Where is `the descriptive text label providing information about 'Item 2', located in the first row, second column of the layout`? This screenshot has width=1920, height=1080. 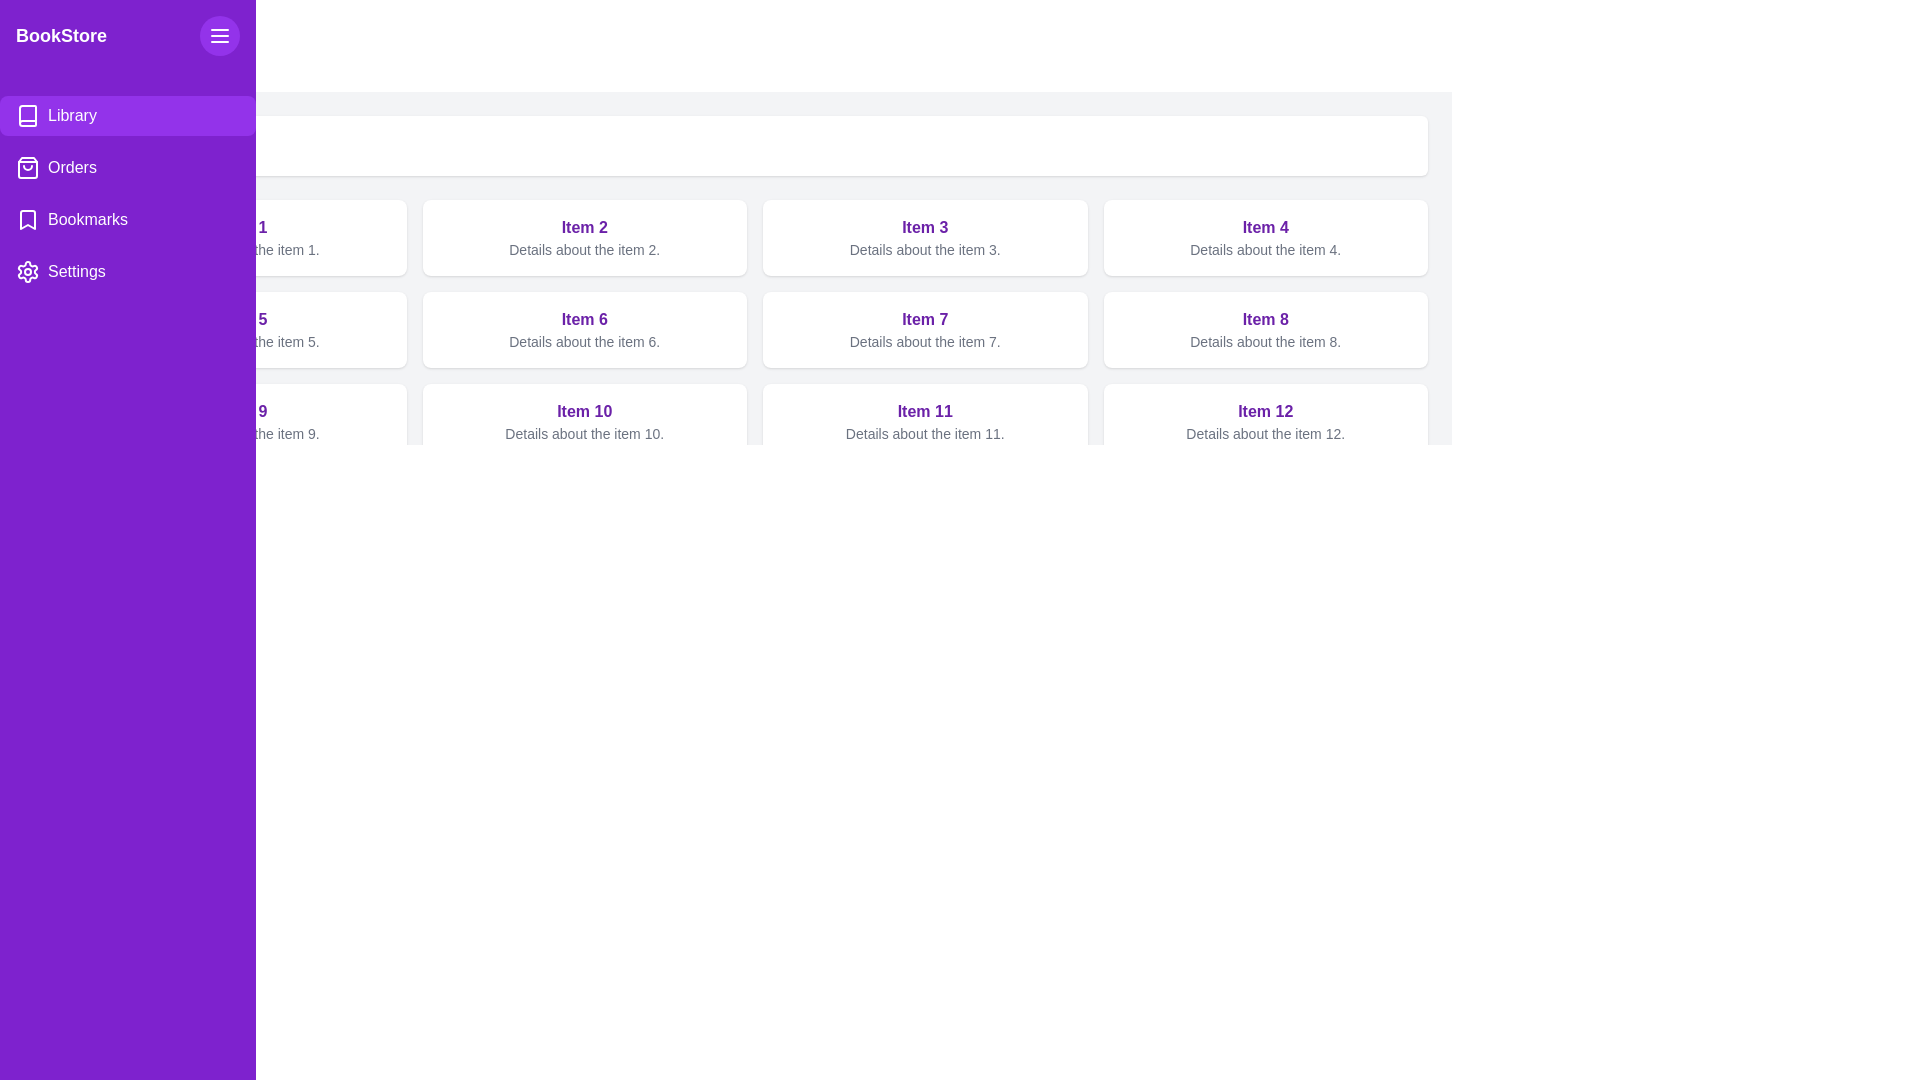 the descriptive text label providing information about 'Item 2', located in the first row, second column of the layout is located at coordinates (583, 249).